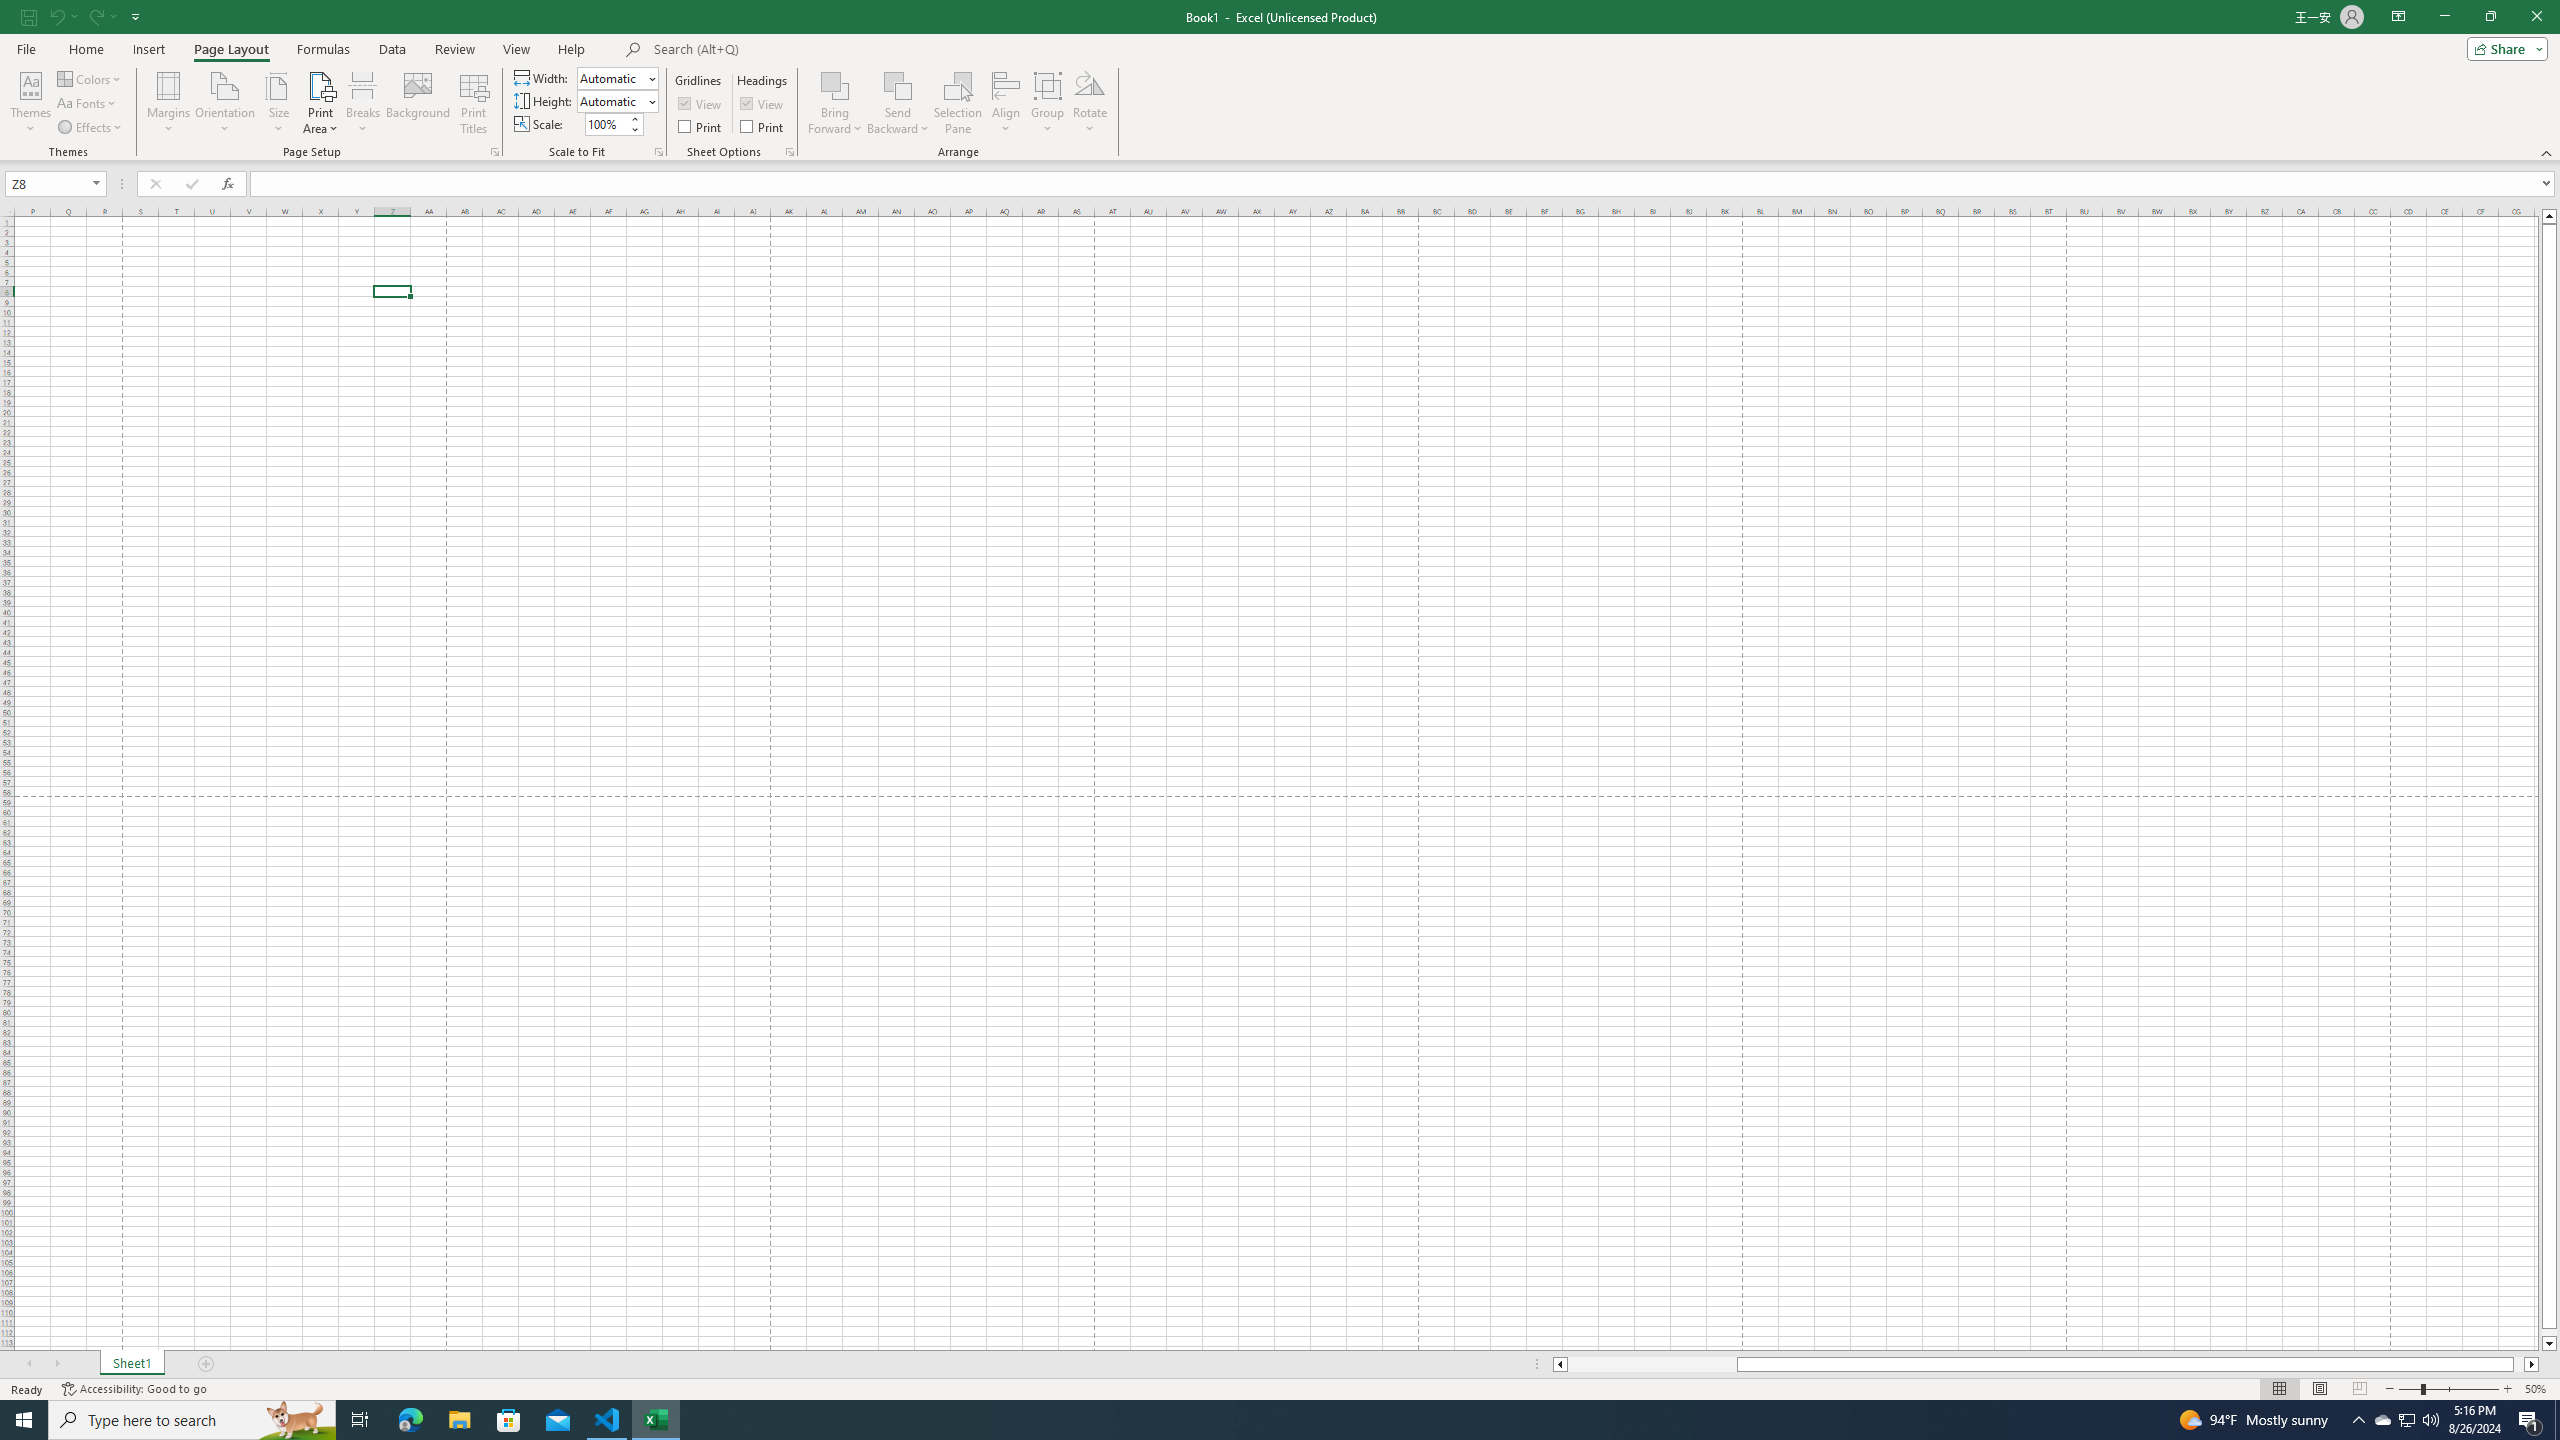 The height and width of the screenshot is (1440, 2560). I want to click on 'Line down', so click(2548, 1344).